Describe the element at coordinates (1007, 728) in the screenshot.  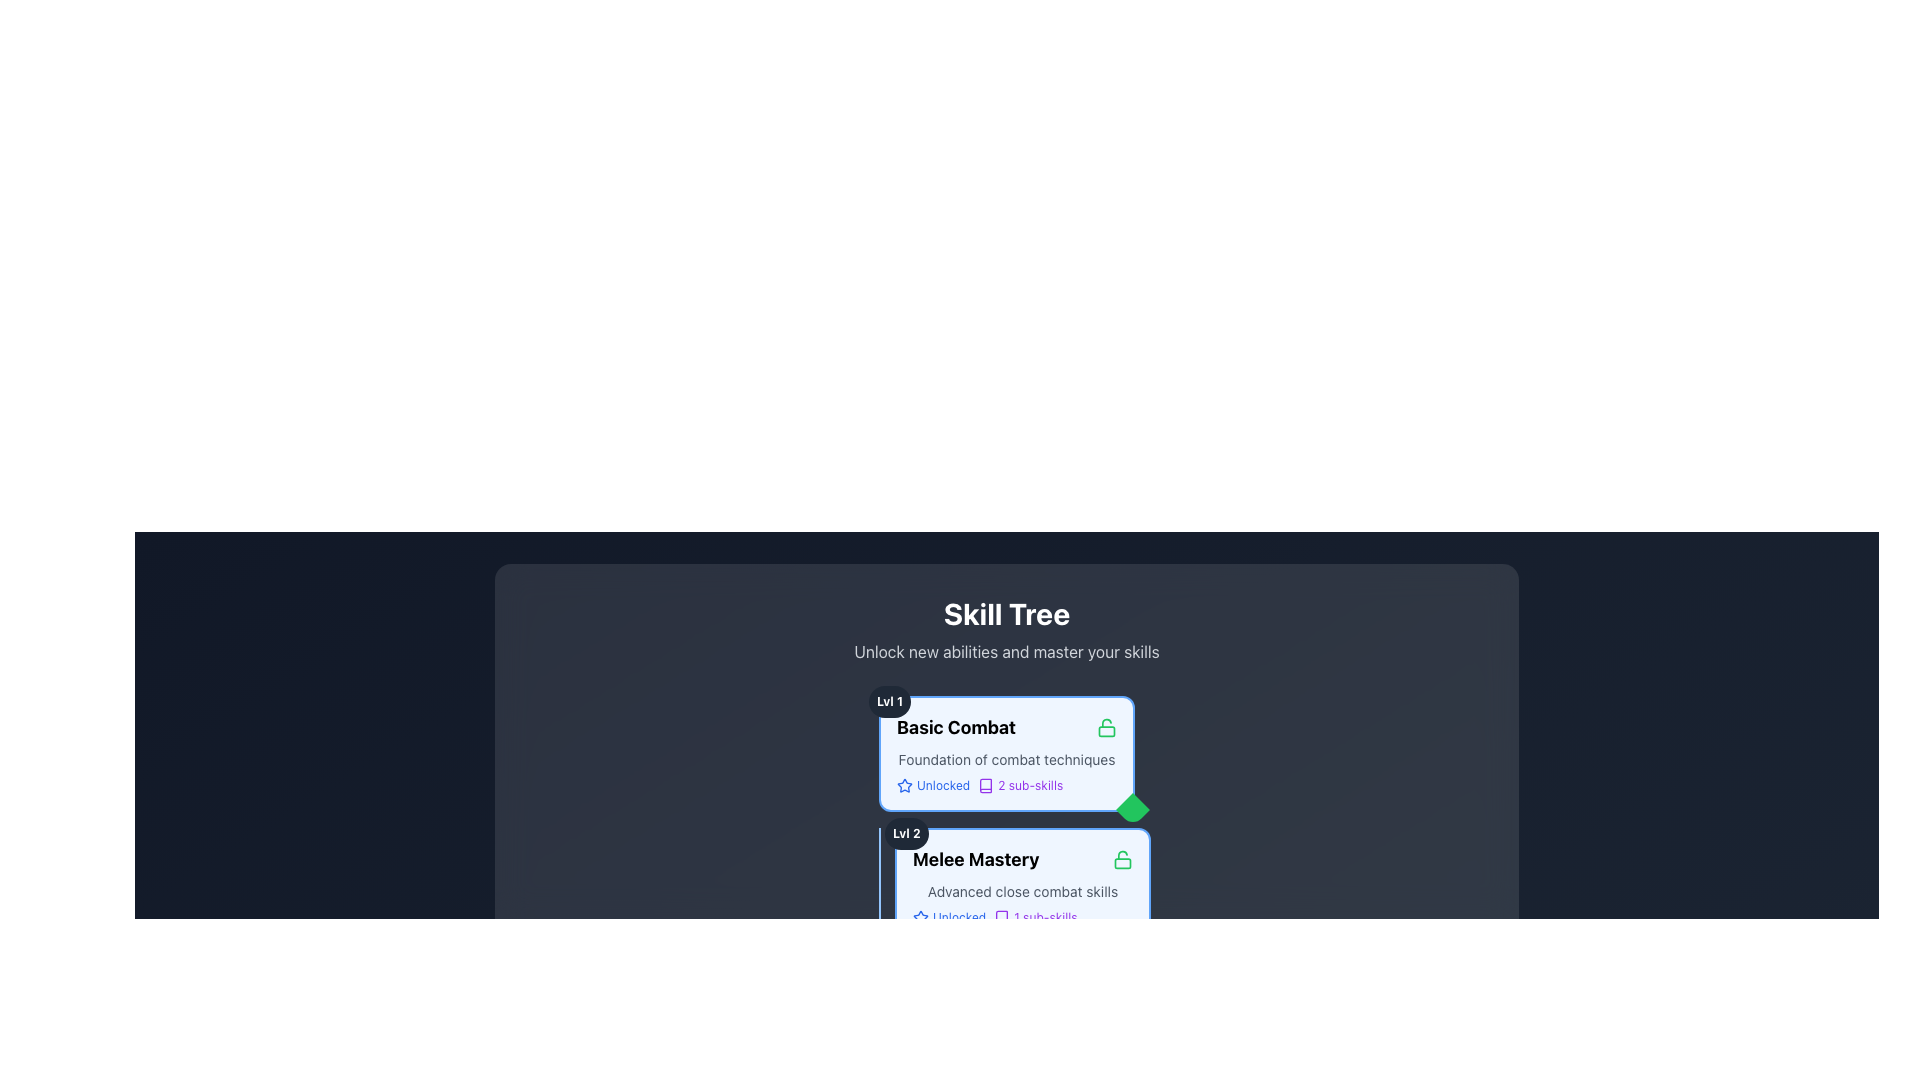
I see `the 'Basic Combat' text label, which is bold and prominently displayed next to a green unlocked padlock icon at the top of the 'Lvl 1' blue-bordered area` at that location.